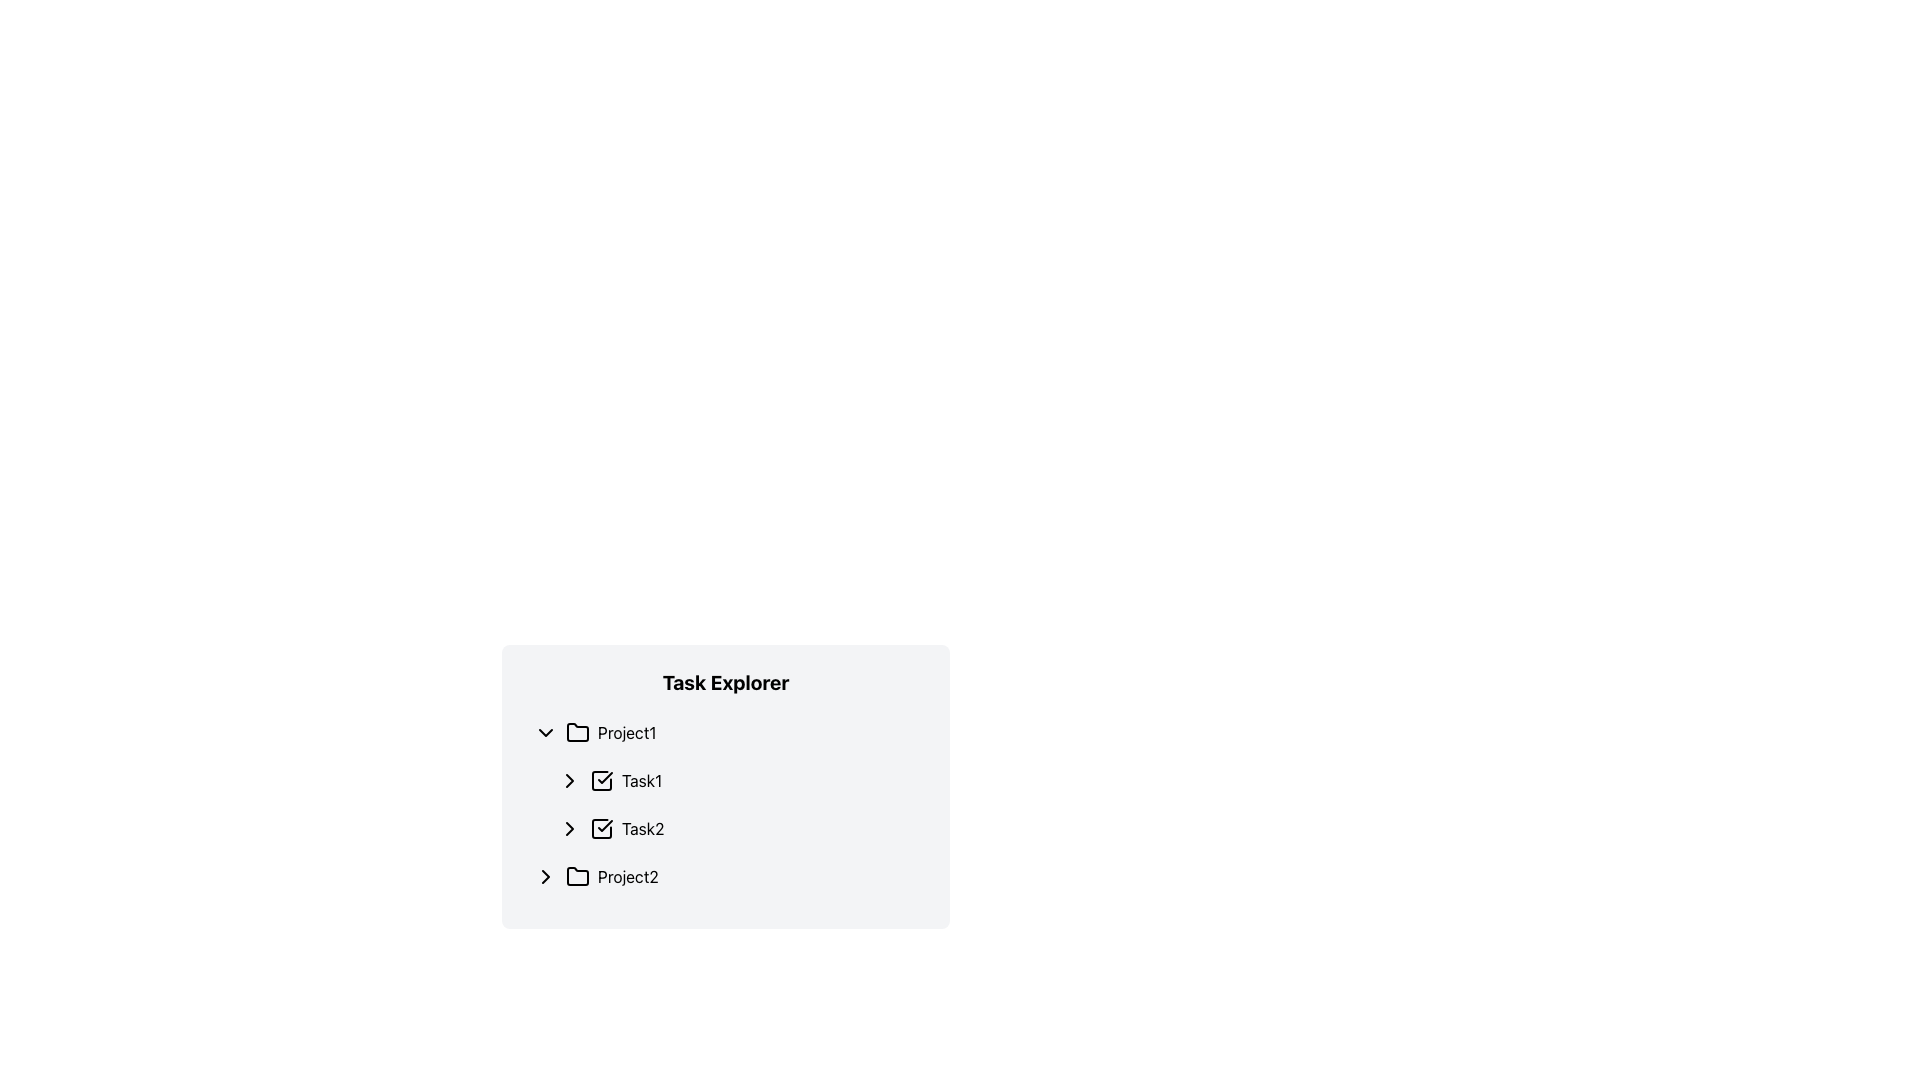 The height and width of the screenshot is (1080, 1920). Describe the element at coordinates (546, 732) in the screenshot. I see `the chevron icon located in the 'Project1' section of the 'Task Explorer'` at that location.